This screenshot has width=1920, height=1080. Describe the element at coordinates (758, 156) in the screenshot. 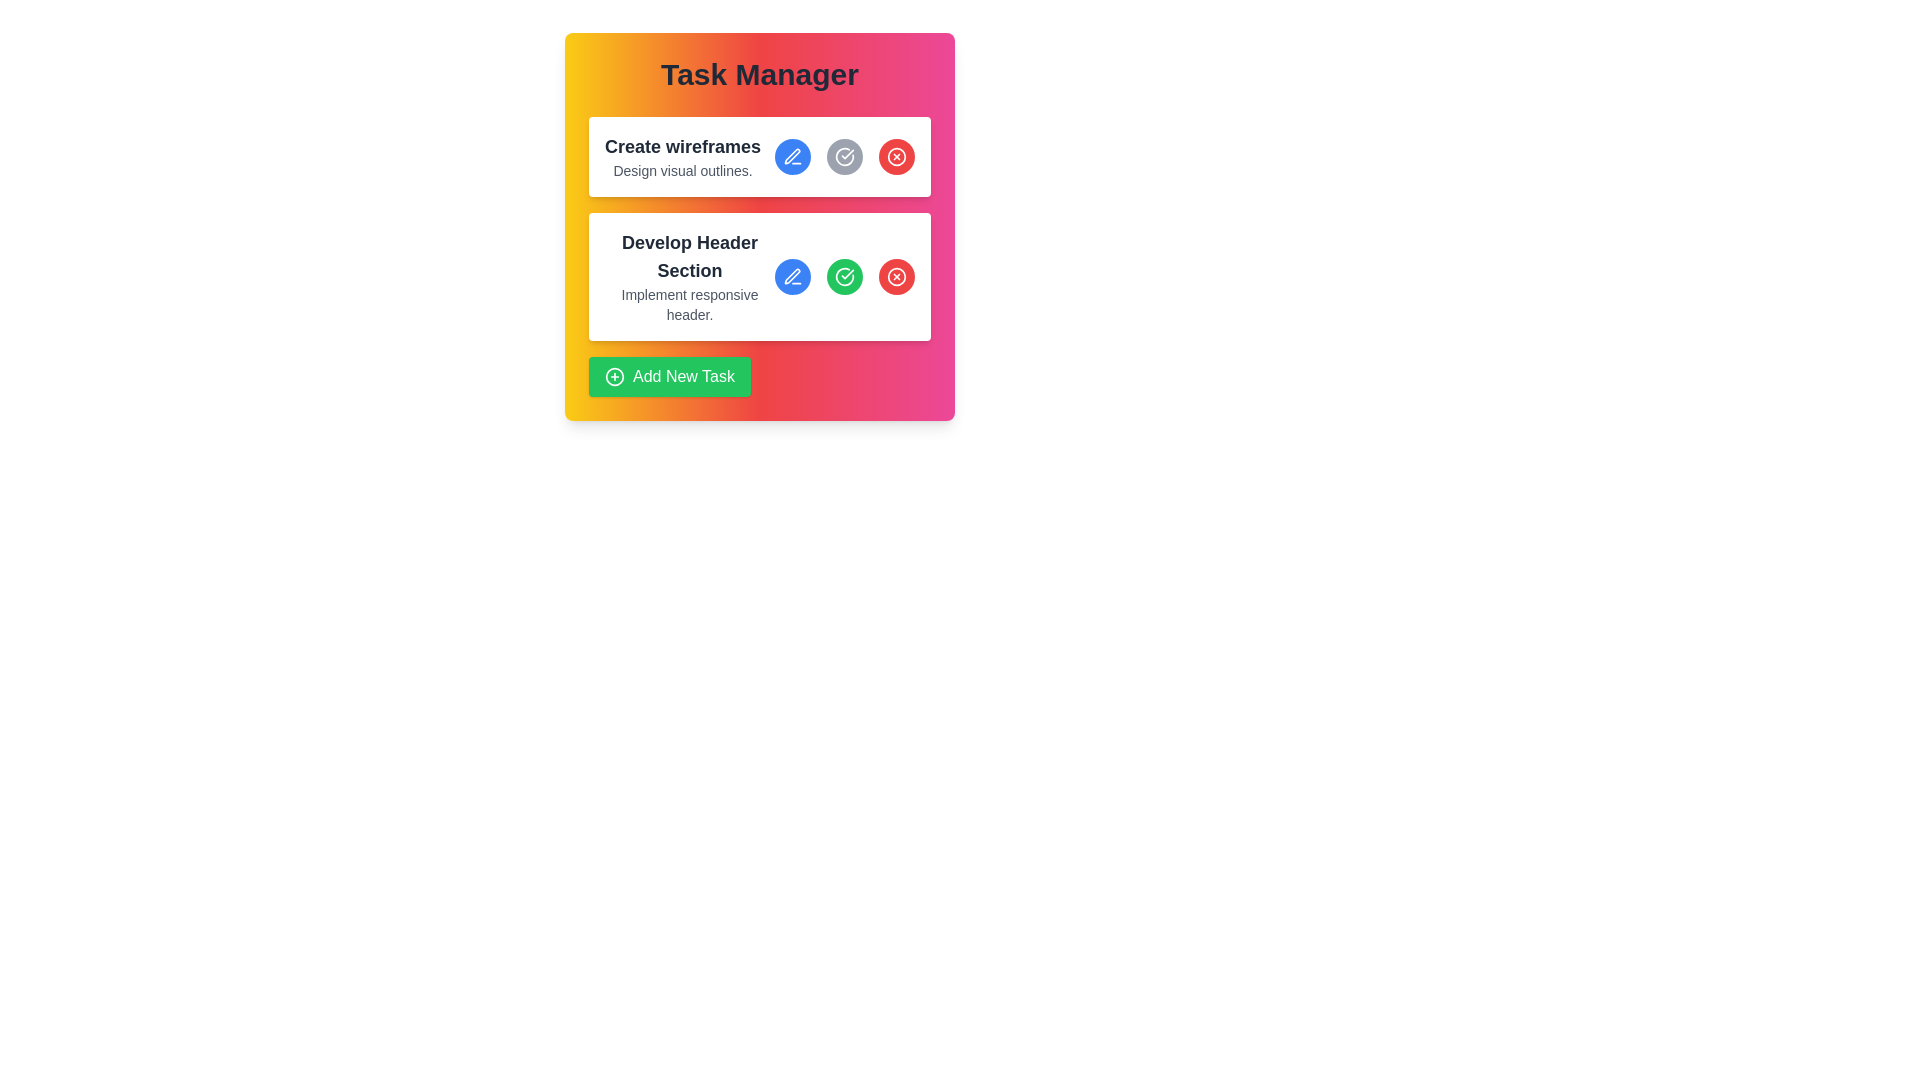

I see `the complete button located on the right side of the Task block labeled 'Create wireframes' to mark the task as done` at that location.